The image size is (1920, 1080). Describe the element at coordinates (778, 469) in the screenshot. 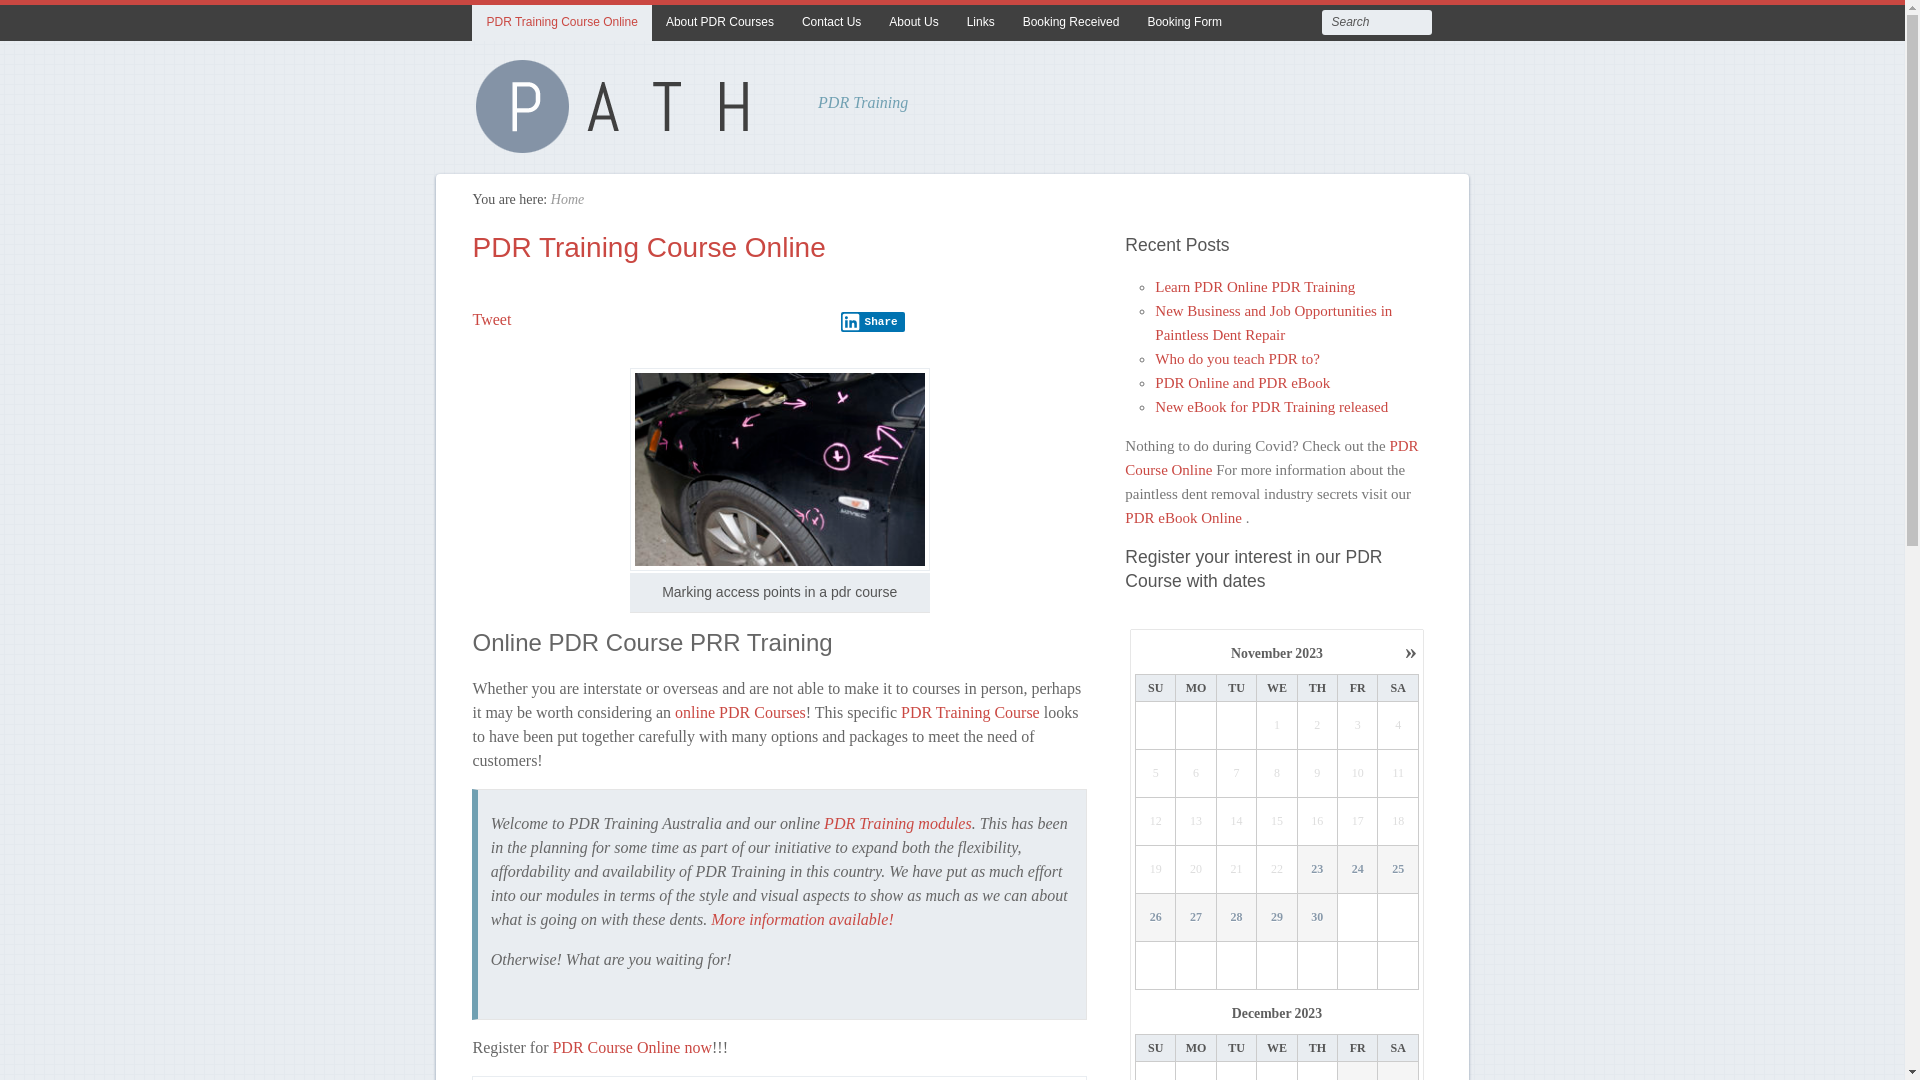

I see `'Marking access points in a pdr course'` at that location.